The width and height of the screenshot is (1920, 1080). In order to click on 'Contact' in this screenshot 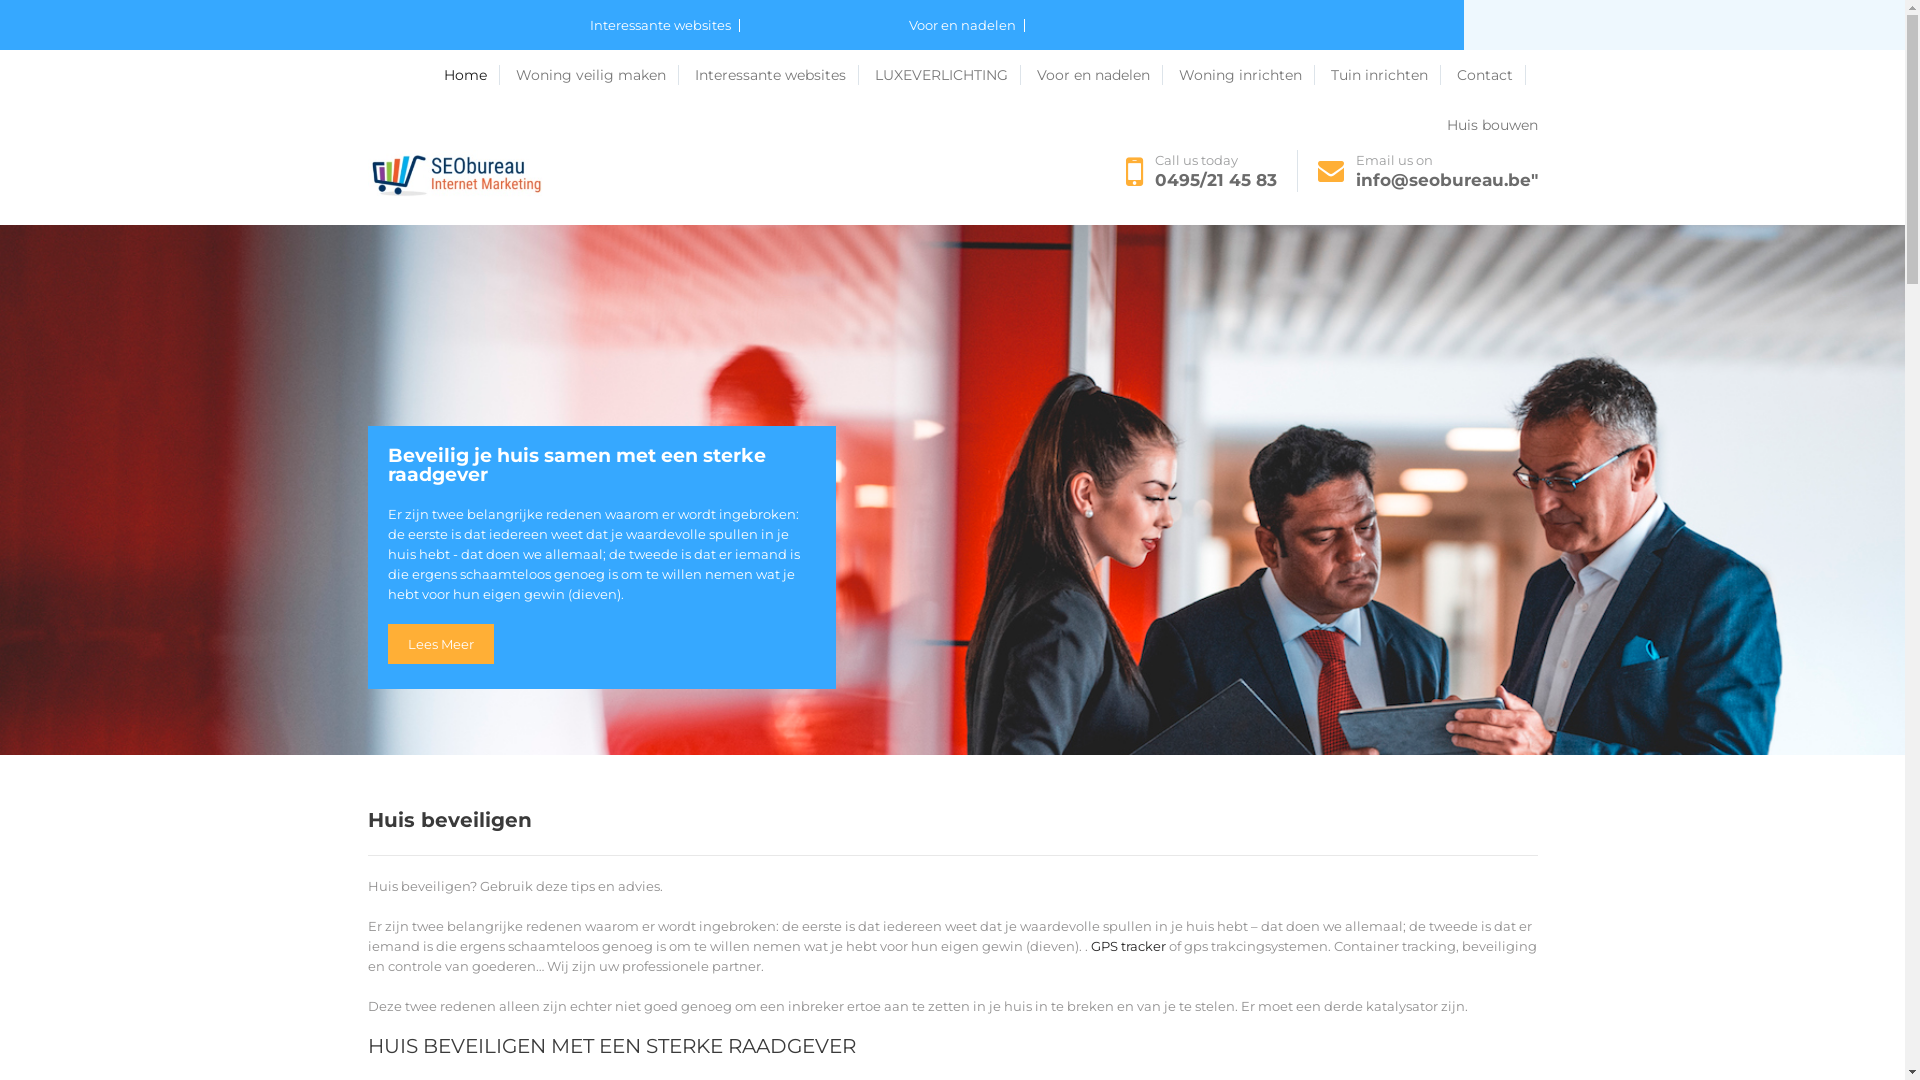, I will do `click(1490, 73)`.